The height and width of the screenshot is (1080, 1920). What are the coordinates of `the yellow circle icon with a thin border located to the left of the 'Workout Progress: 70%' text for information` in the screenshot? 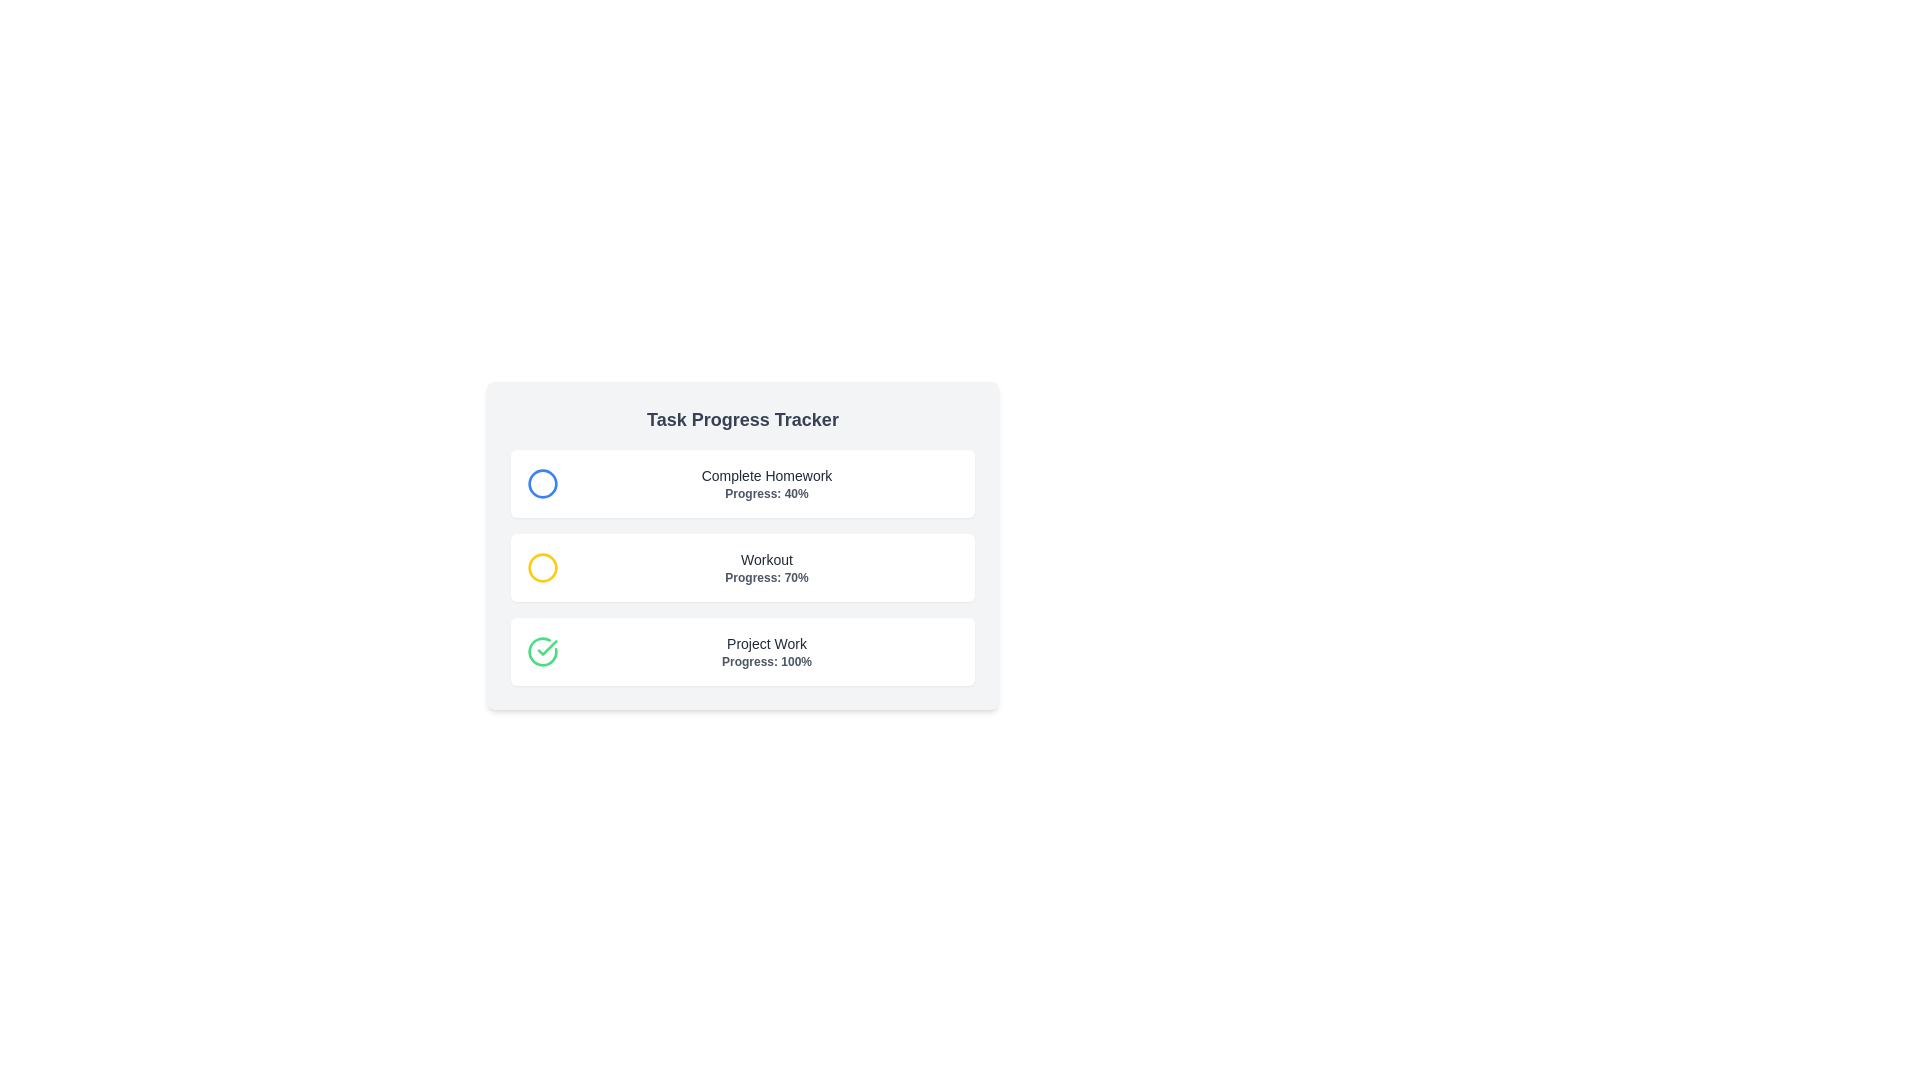 It's located at (542, 567).